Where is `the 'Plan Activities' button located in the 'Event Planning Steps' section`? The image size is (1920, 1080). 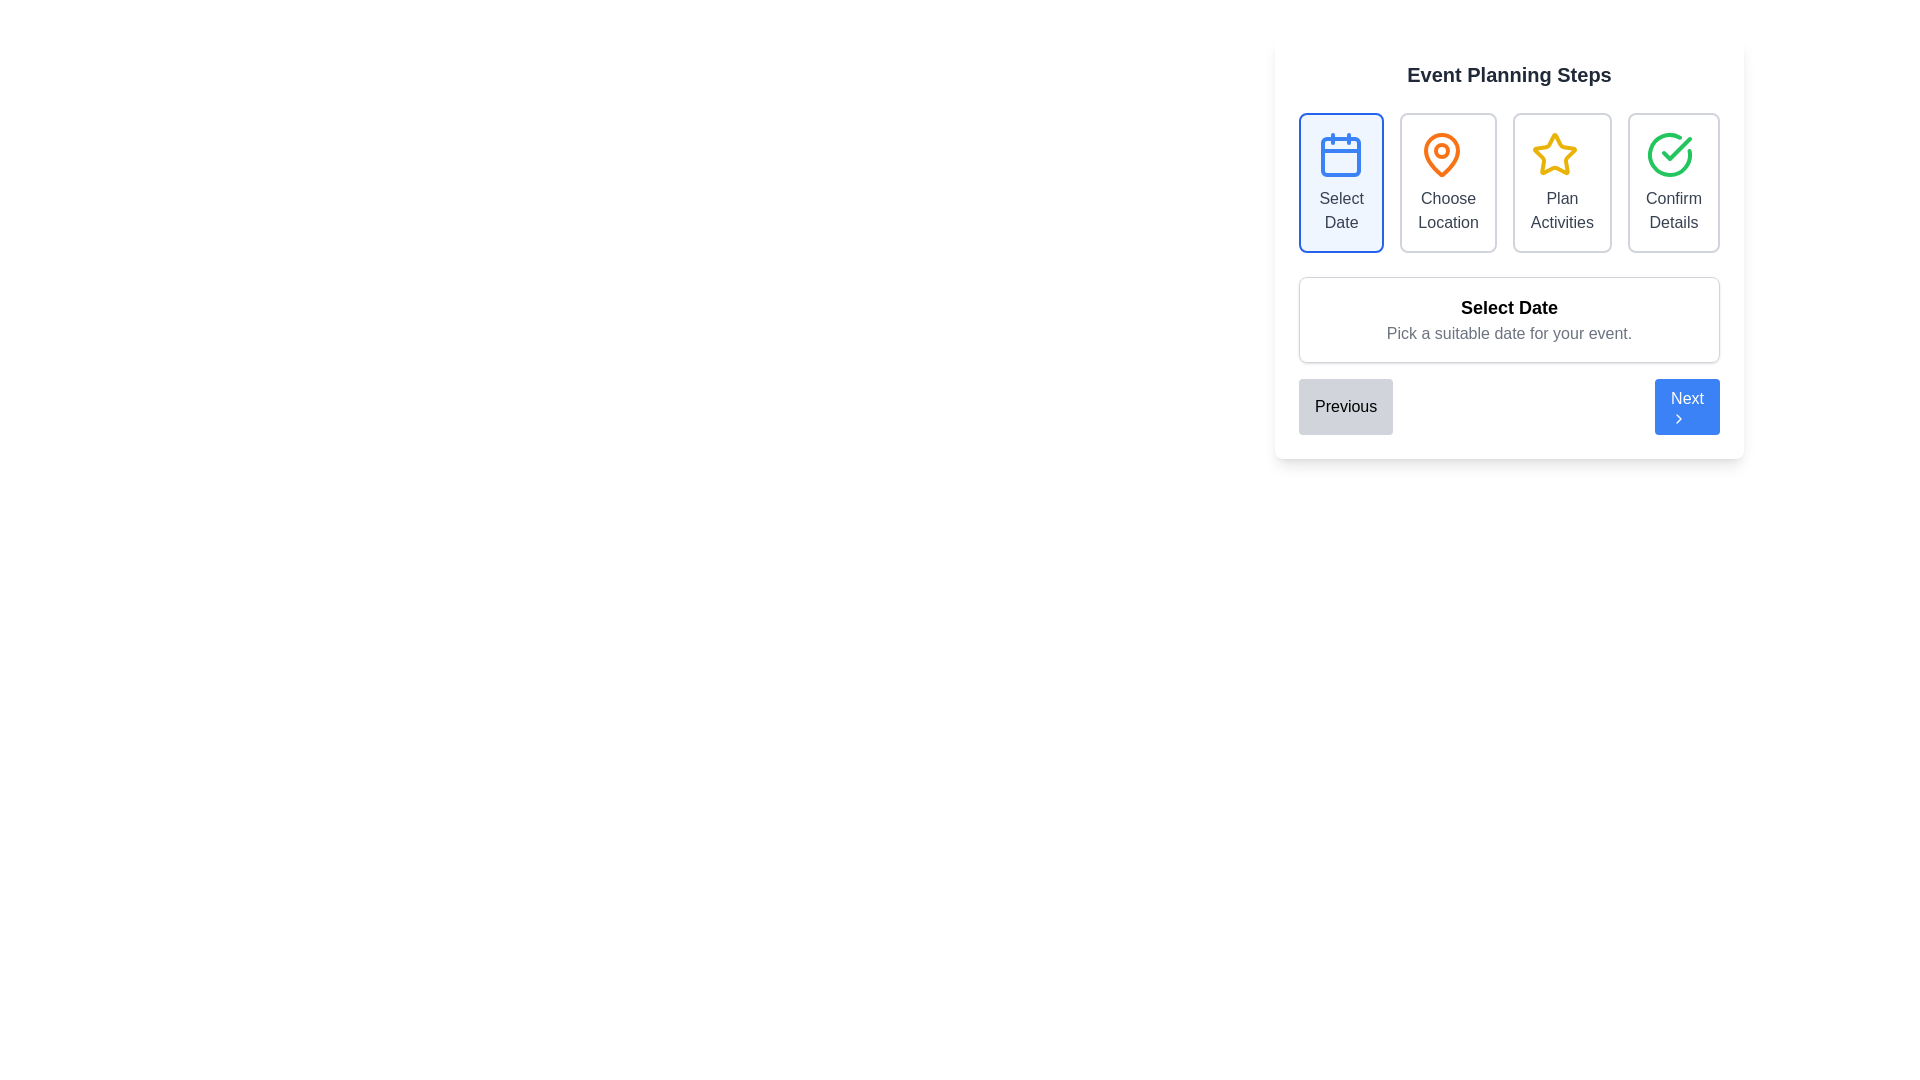 the 'Plan Activities' button located in the 'Event Planning Steps' section is located at coordinates (1509, 246).